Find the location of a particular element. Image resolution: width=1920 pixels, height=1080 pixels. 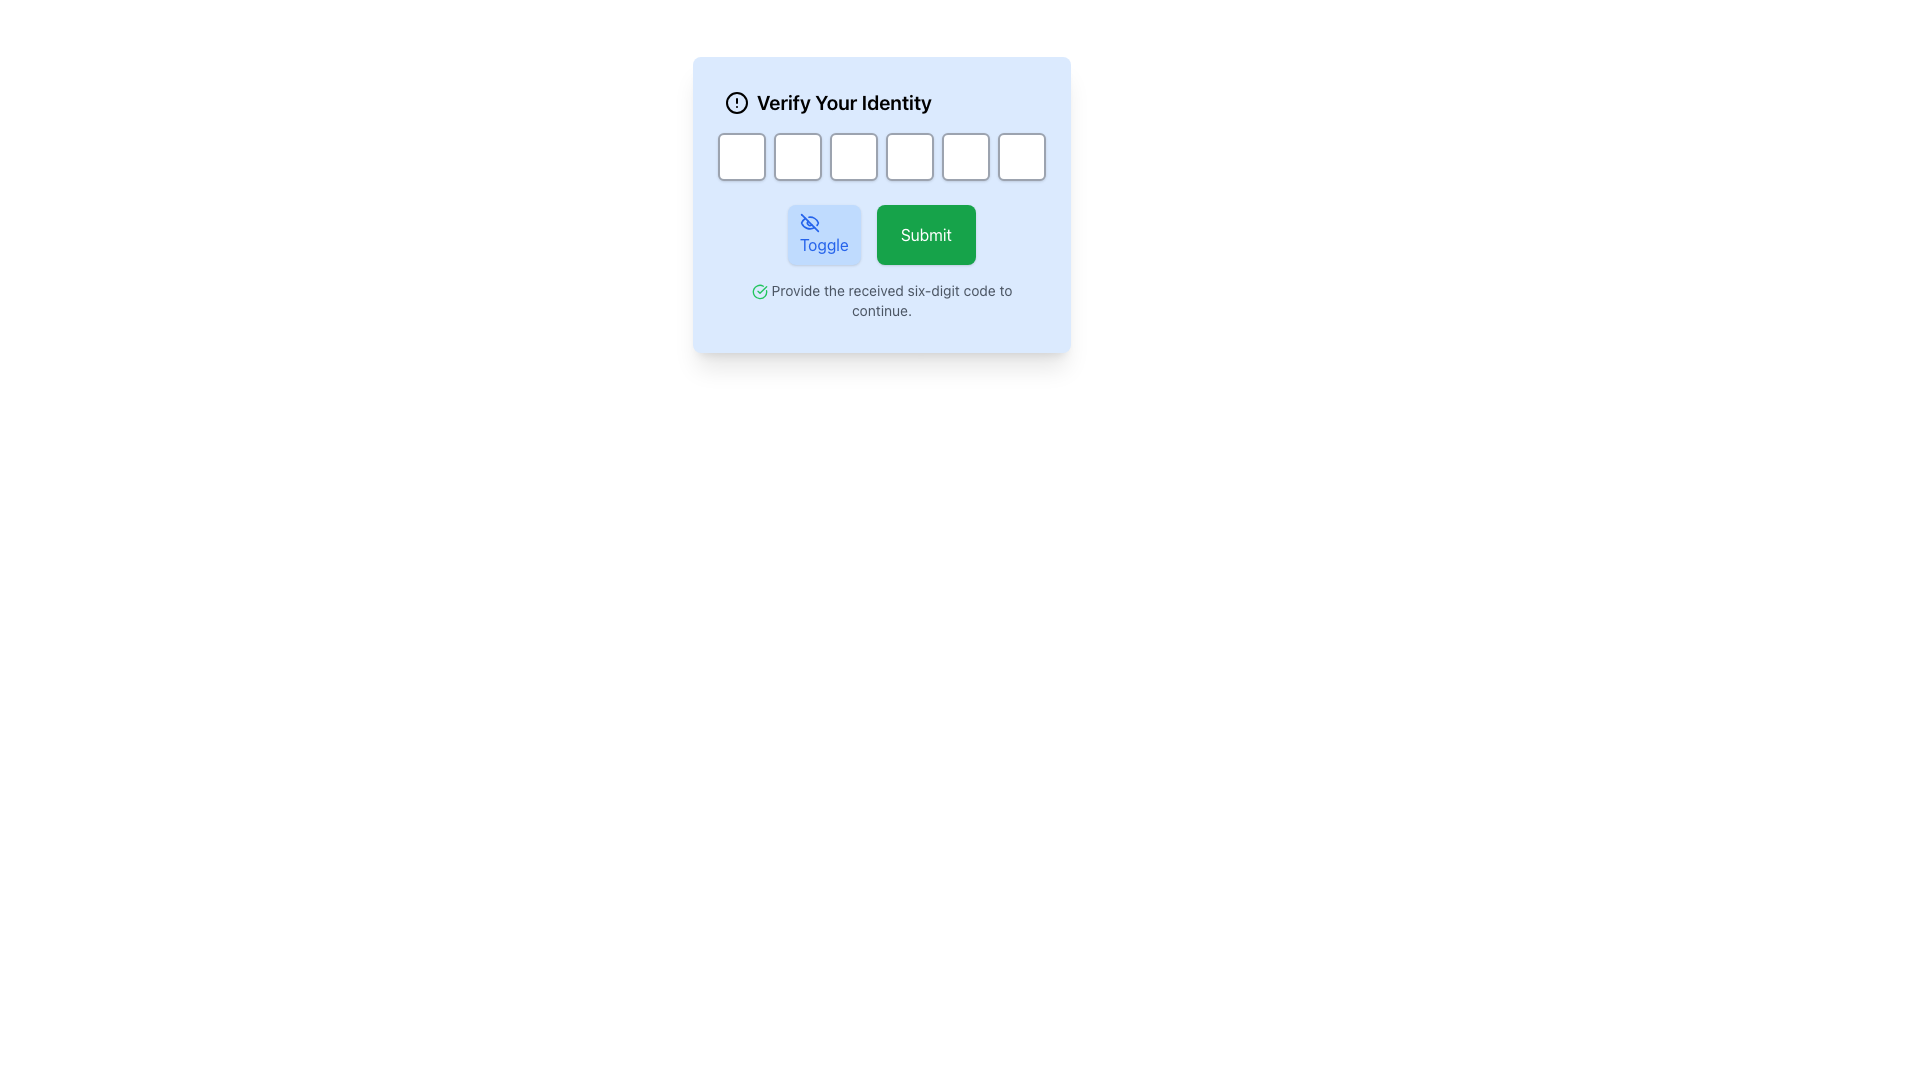

outer circle of the alert or information icon located to the left of the form heading 'Verify Your Identity' is located at coordinates (736, 103).